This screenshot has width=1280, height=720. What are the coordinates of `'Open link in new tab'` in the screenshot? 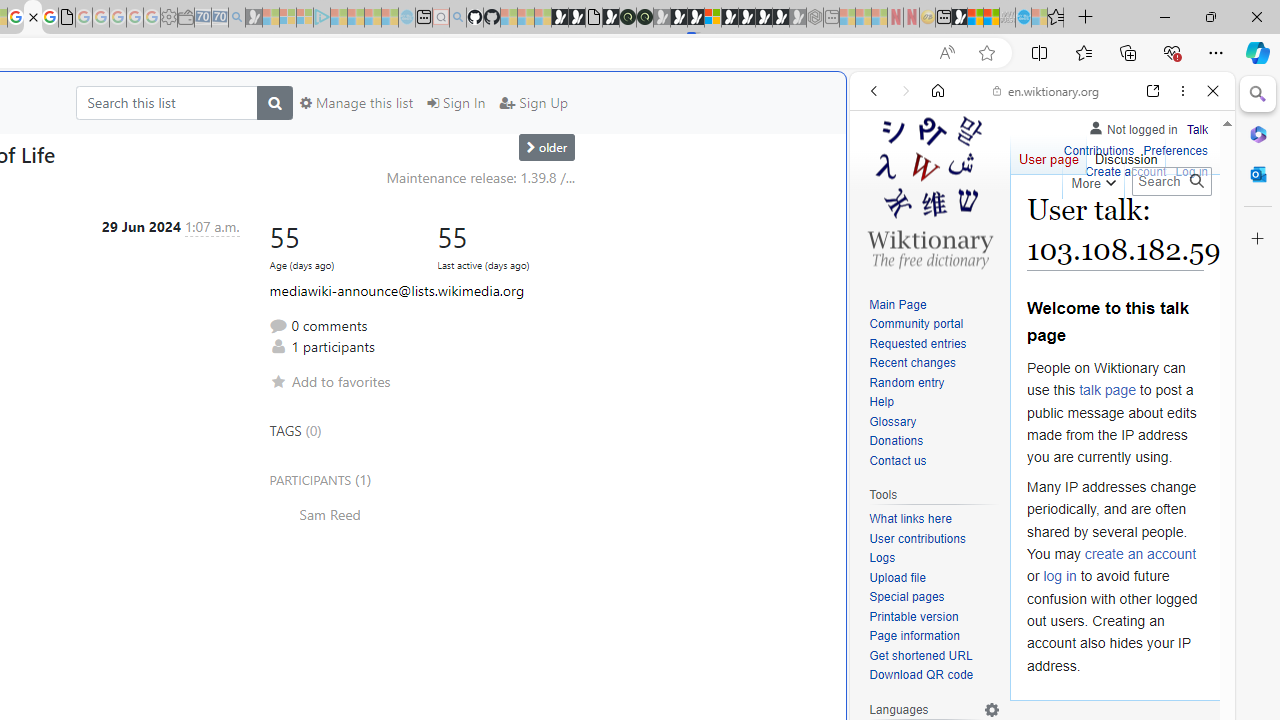 It's located at (1153, 91).